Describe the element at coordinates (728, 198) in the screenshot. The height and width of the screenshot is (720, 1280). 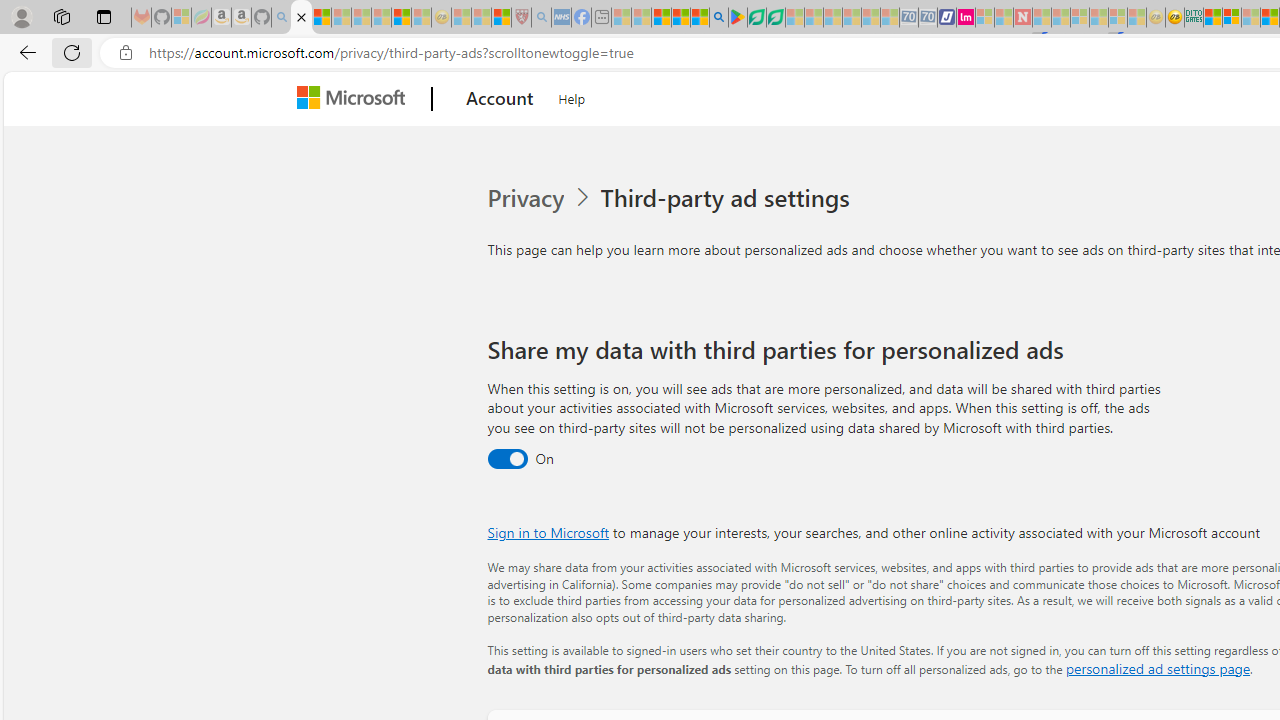
I see `'Third-party ad settings'` at that location.